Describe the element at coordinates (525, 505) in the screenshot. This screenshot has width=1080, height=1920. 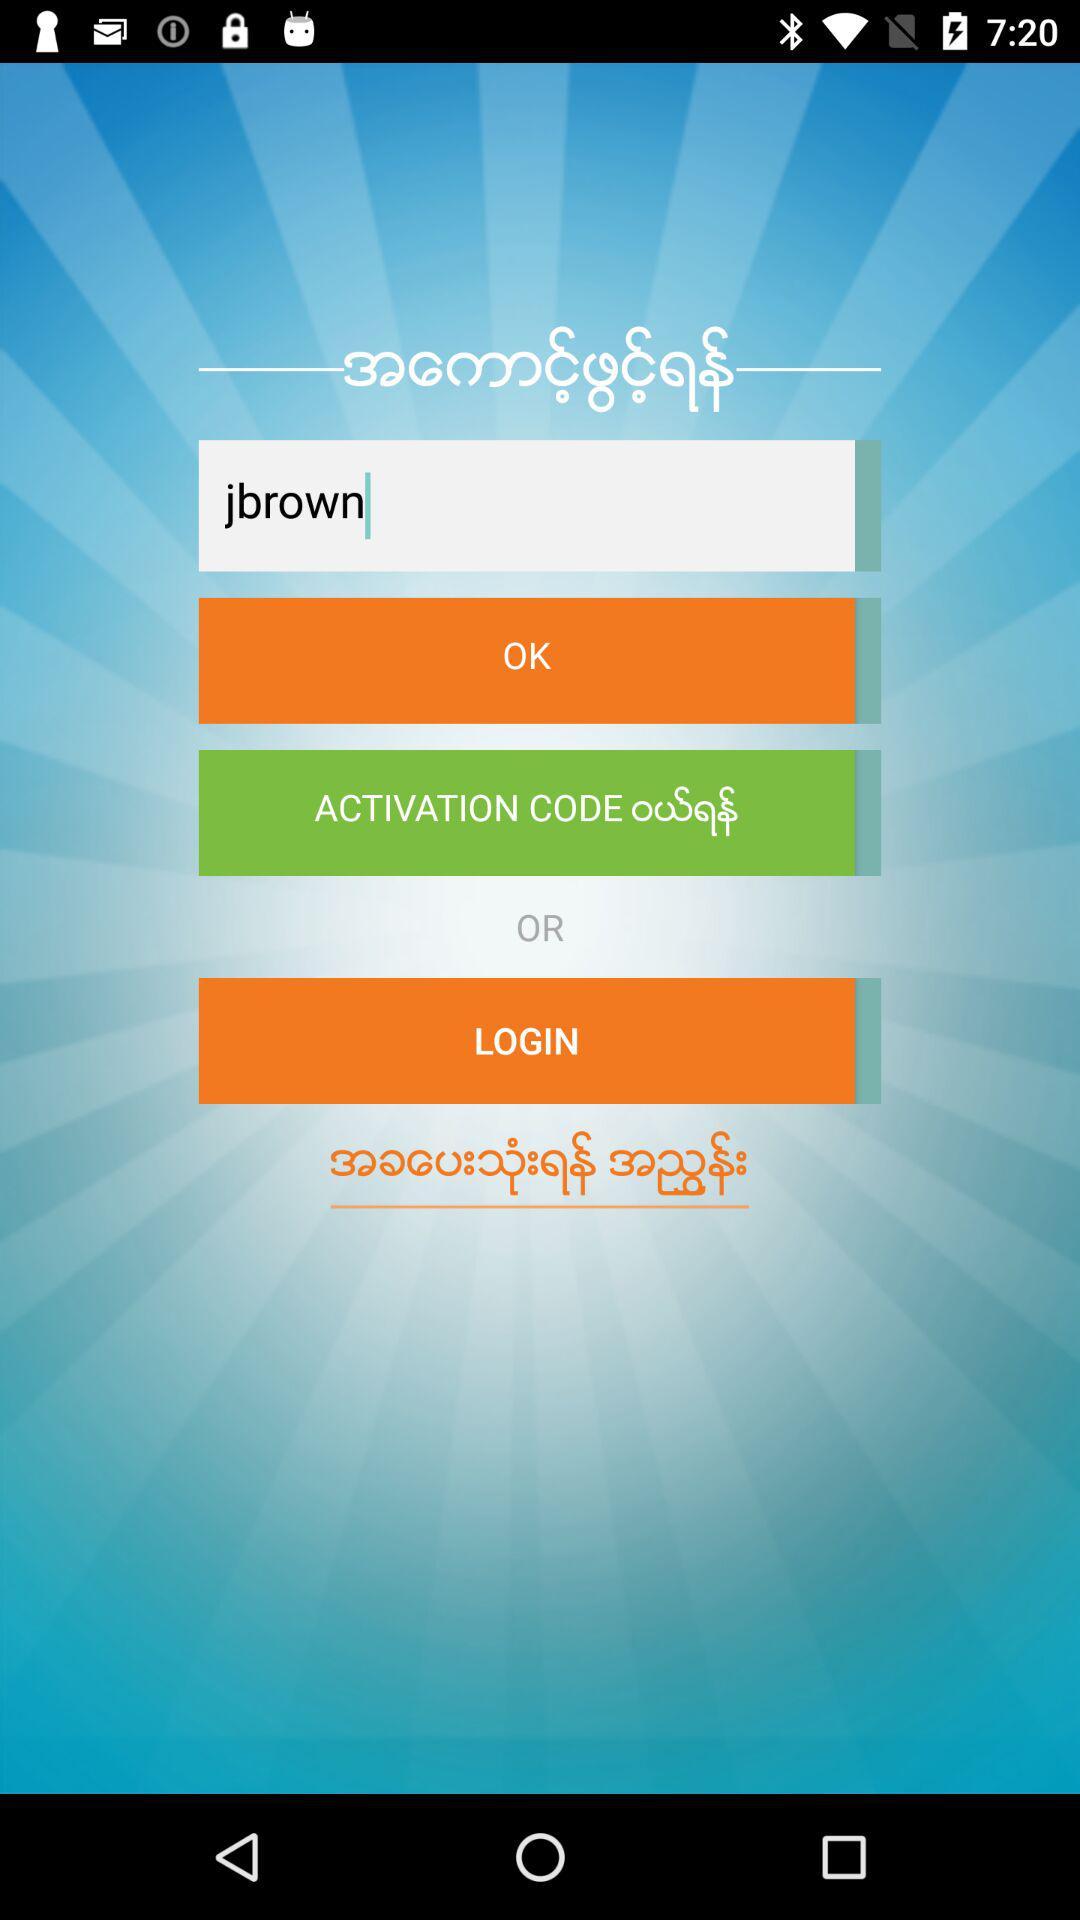
I see `jbrown item` at that location.